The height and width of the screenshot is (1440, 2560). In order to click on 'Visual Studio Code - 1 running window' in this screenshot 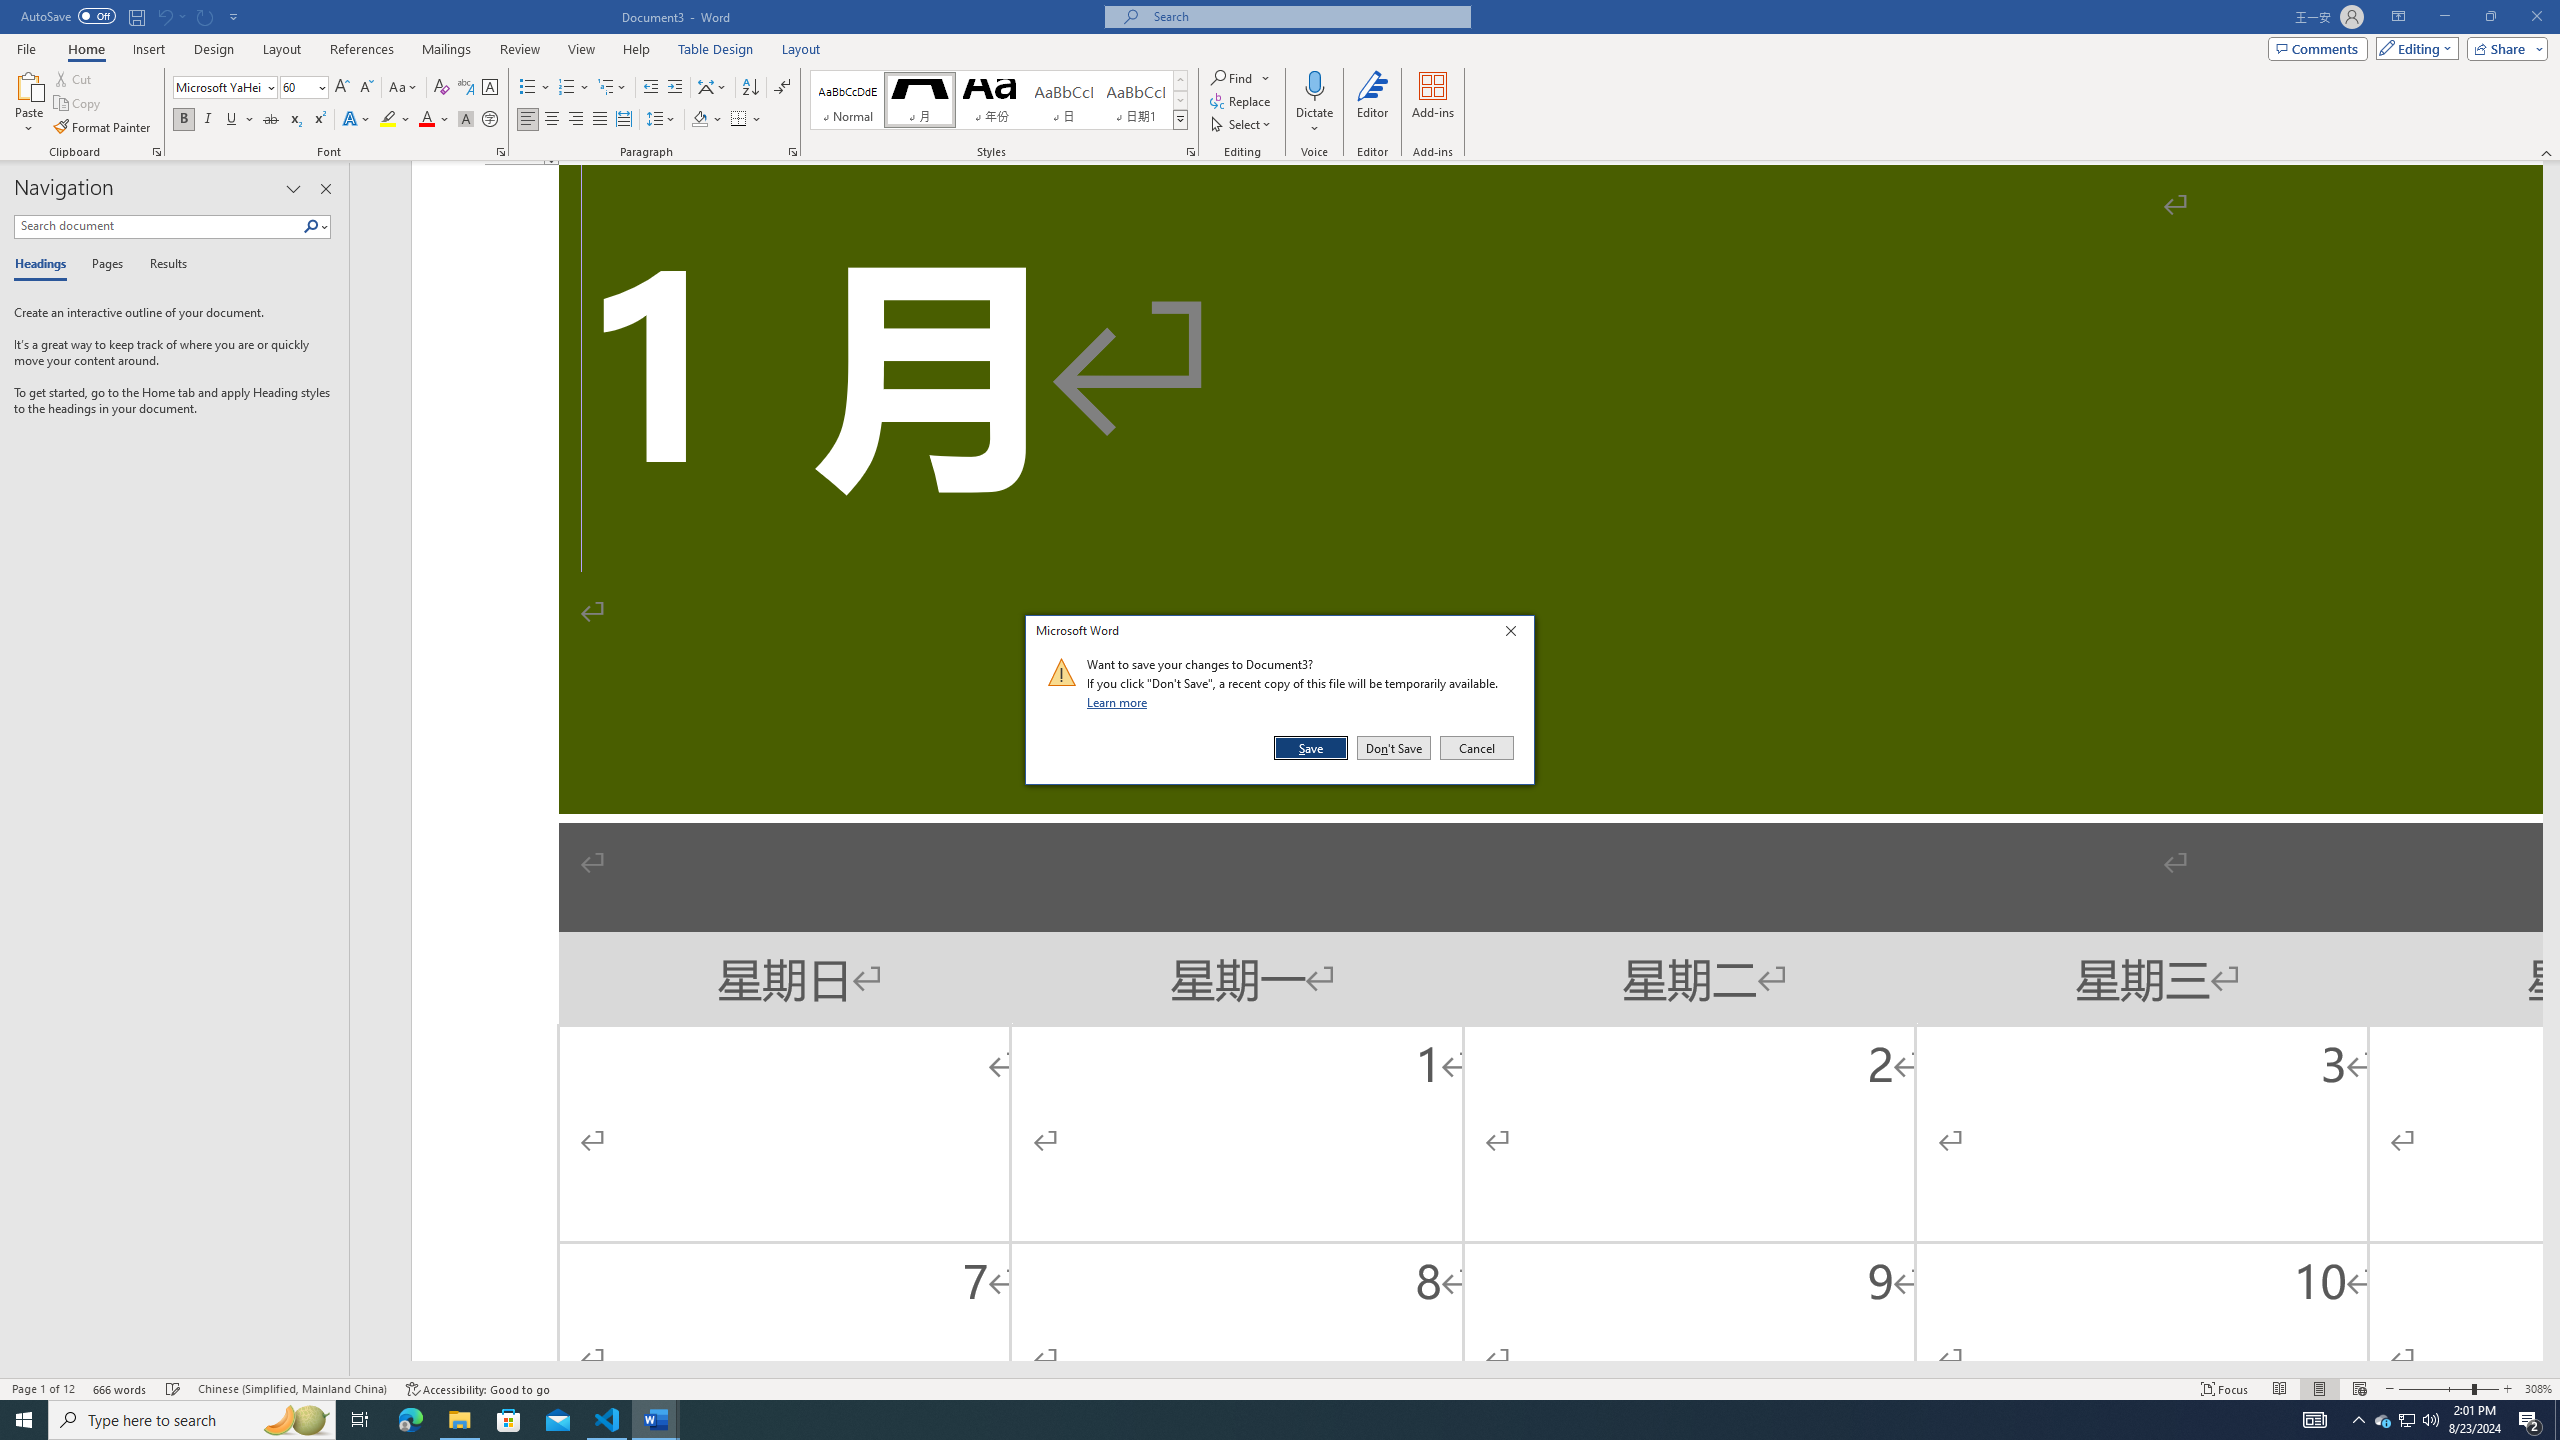, I will do `click(607, 1418)`.